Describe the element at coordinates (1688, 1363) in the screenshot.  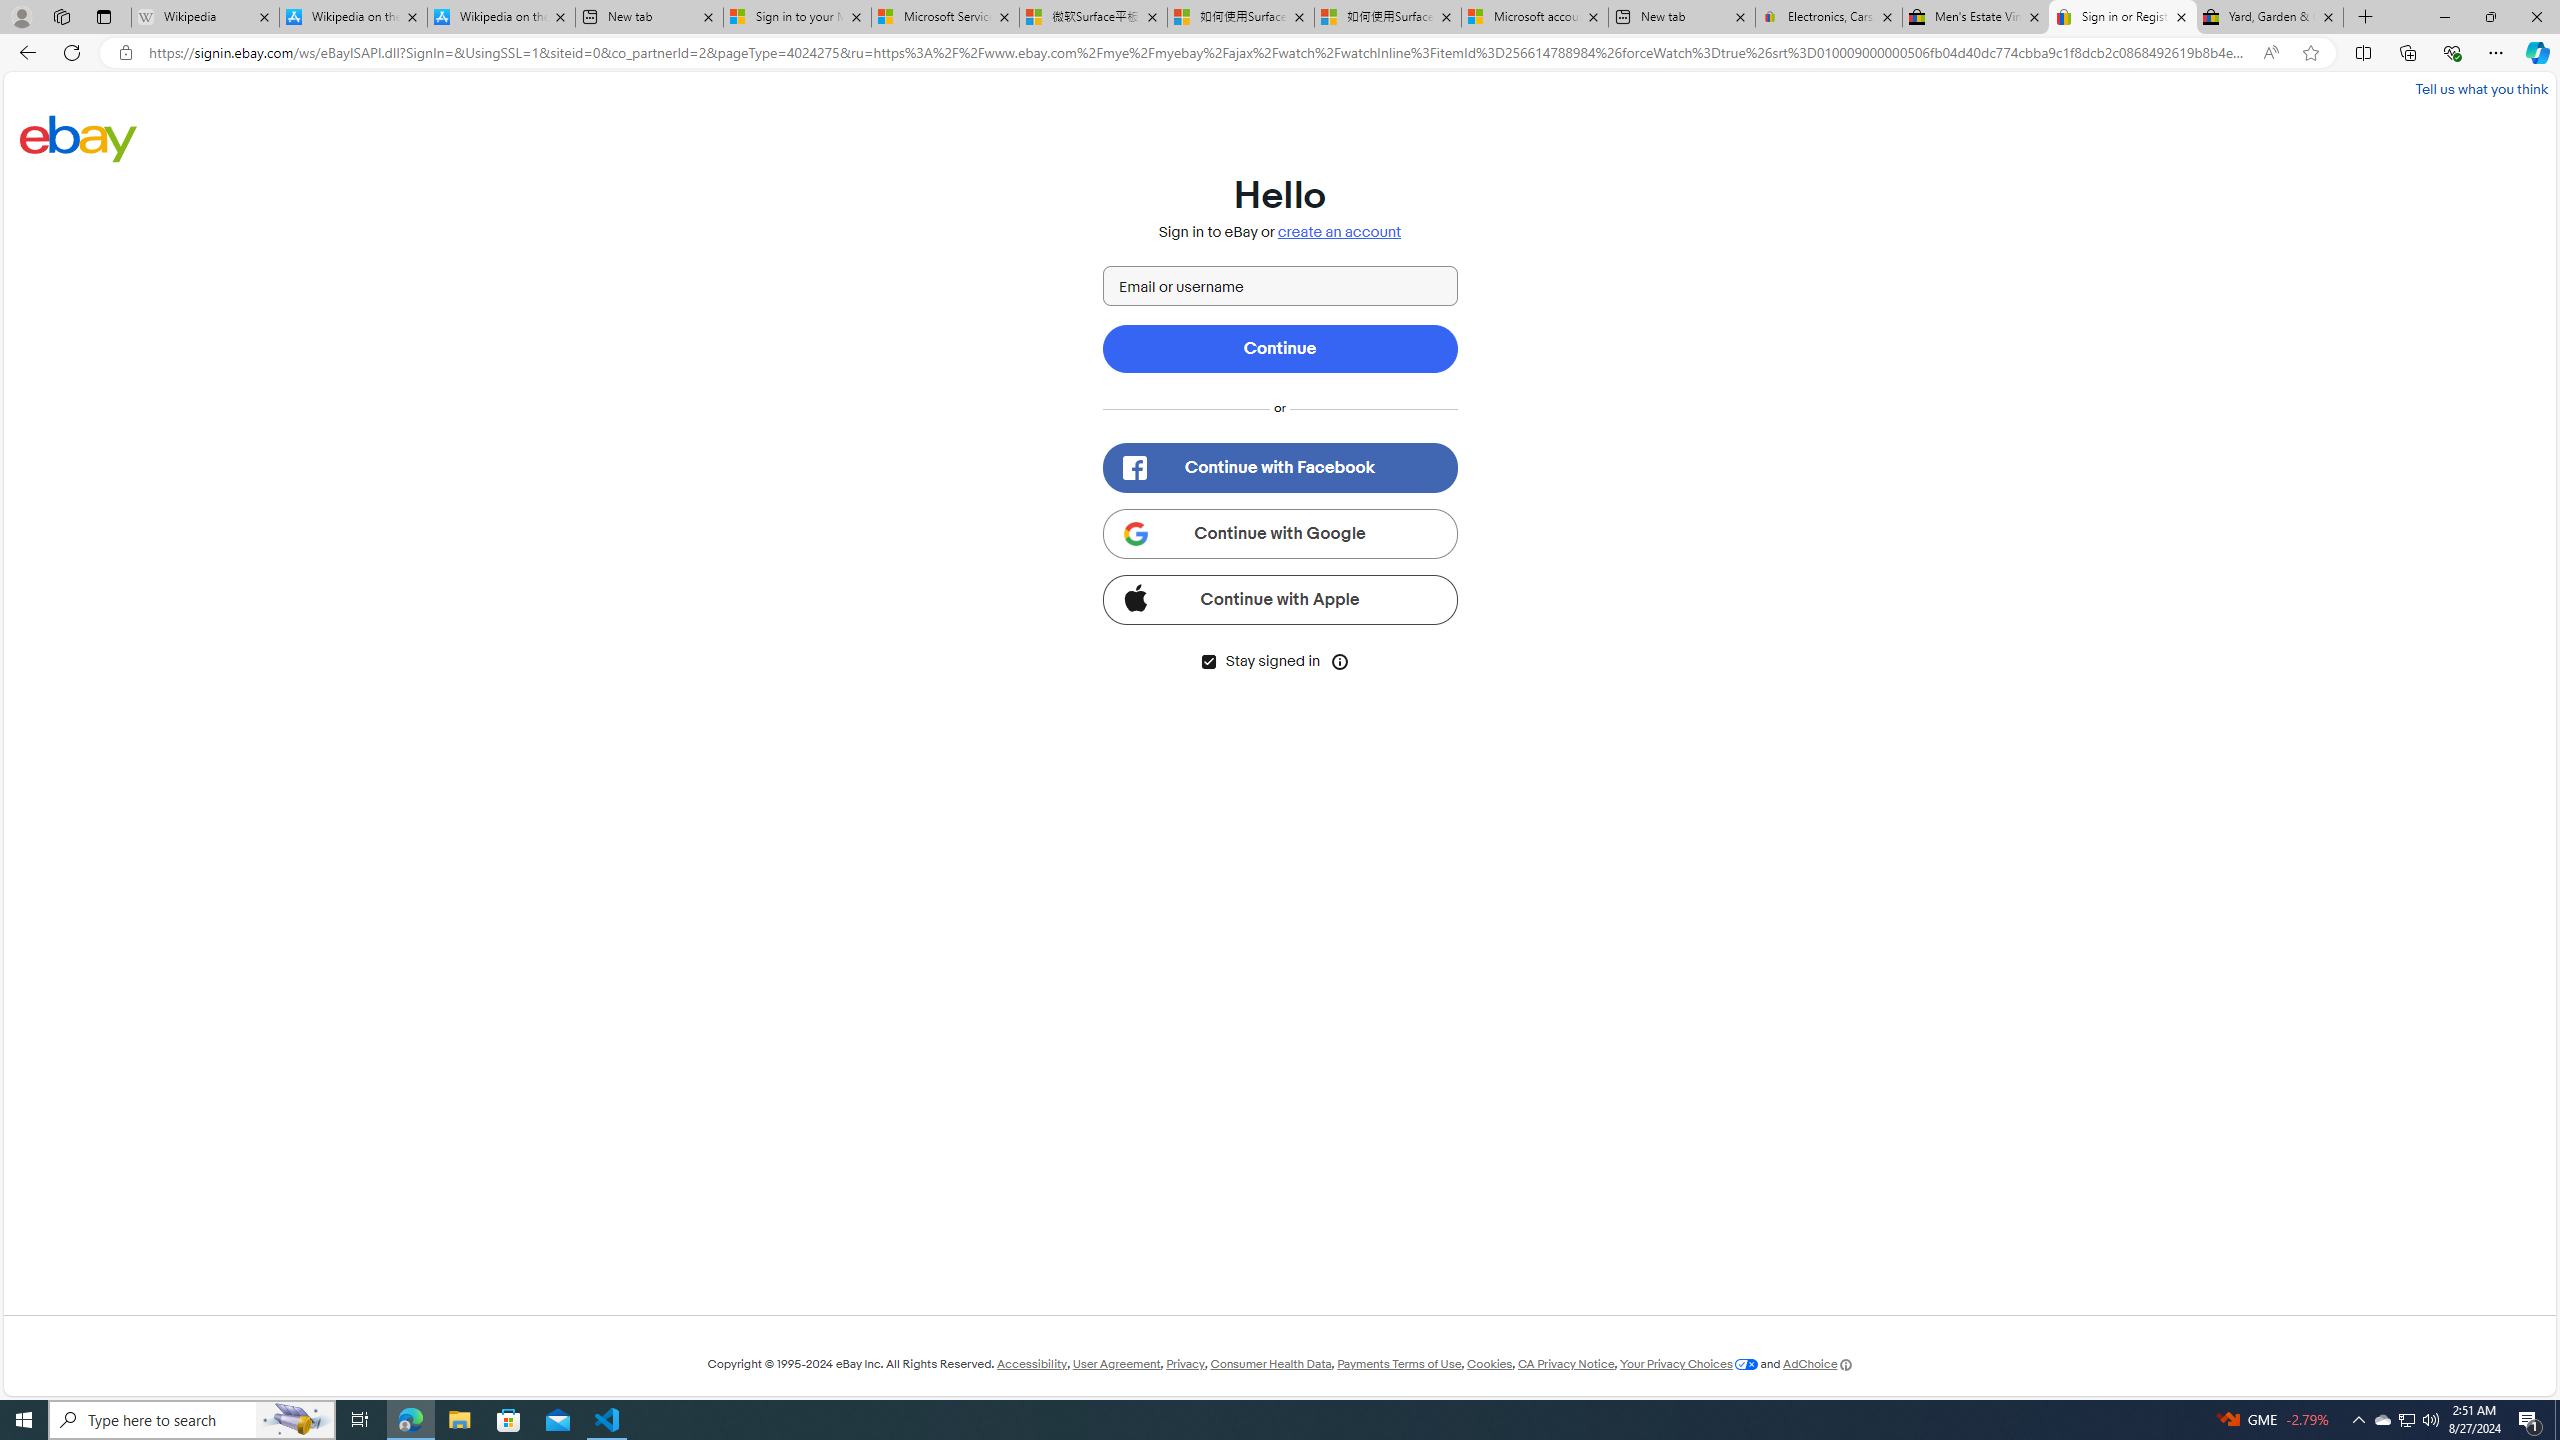
I see `'Your Privacy Choices'` at that location.